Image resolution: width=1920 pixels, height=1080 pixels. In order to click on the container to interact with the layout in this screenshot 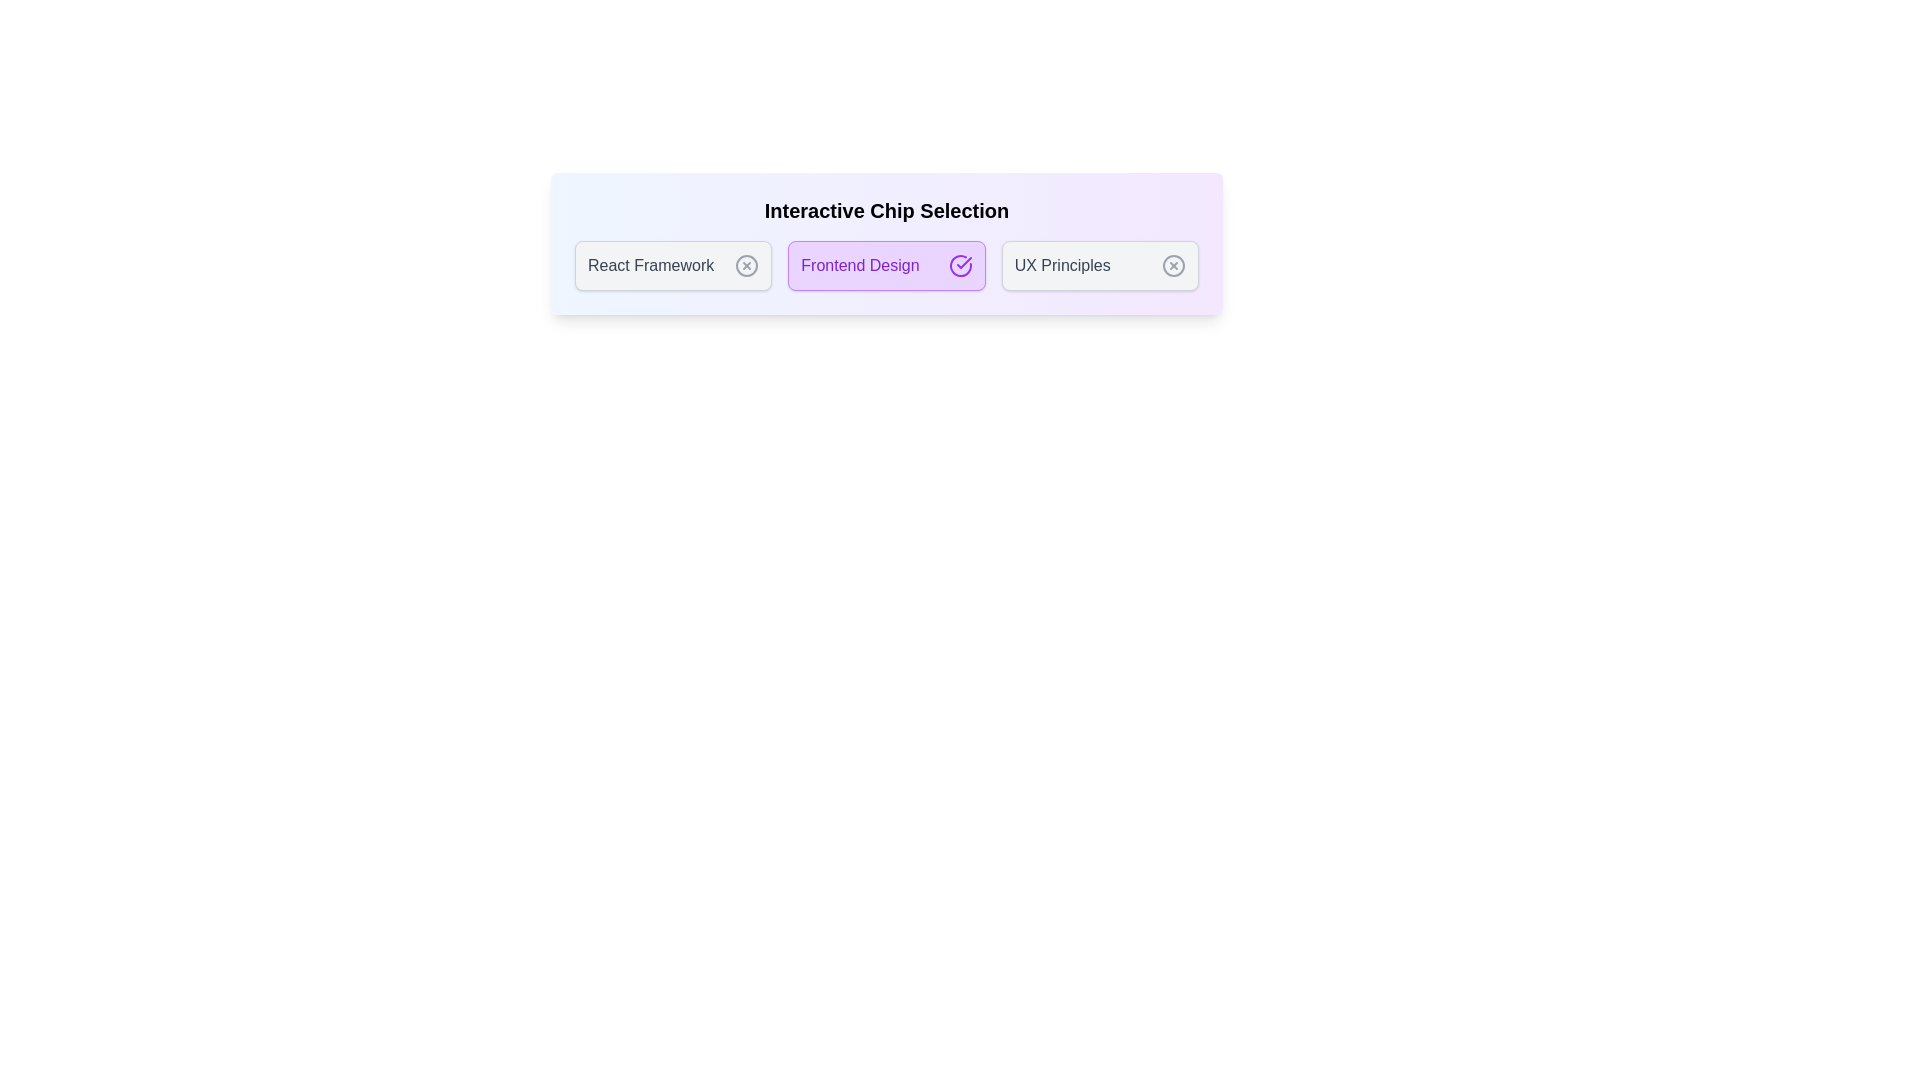, I will do `click(886, 242)`.